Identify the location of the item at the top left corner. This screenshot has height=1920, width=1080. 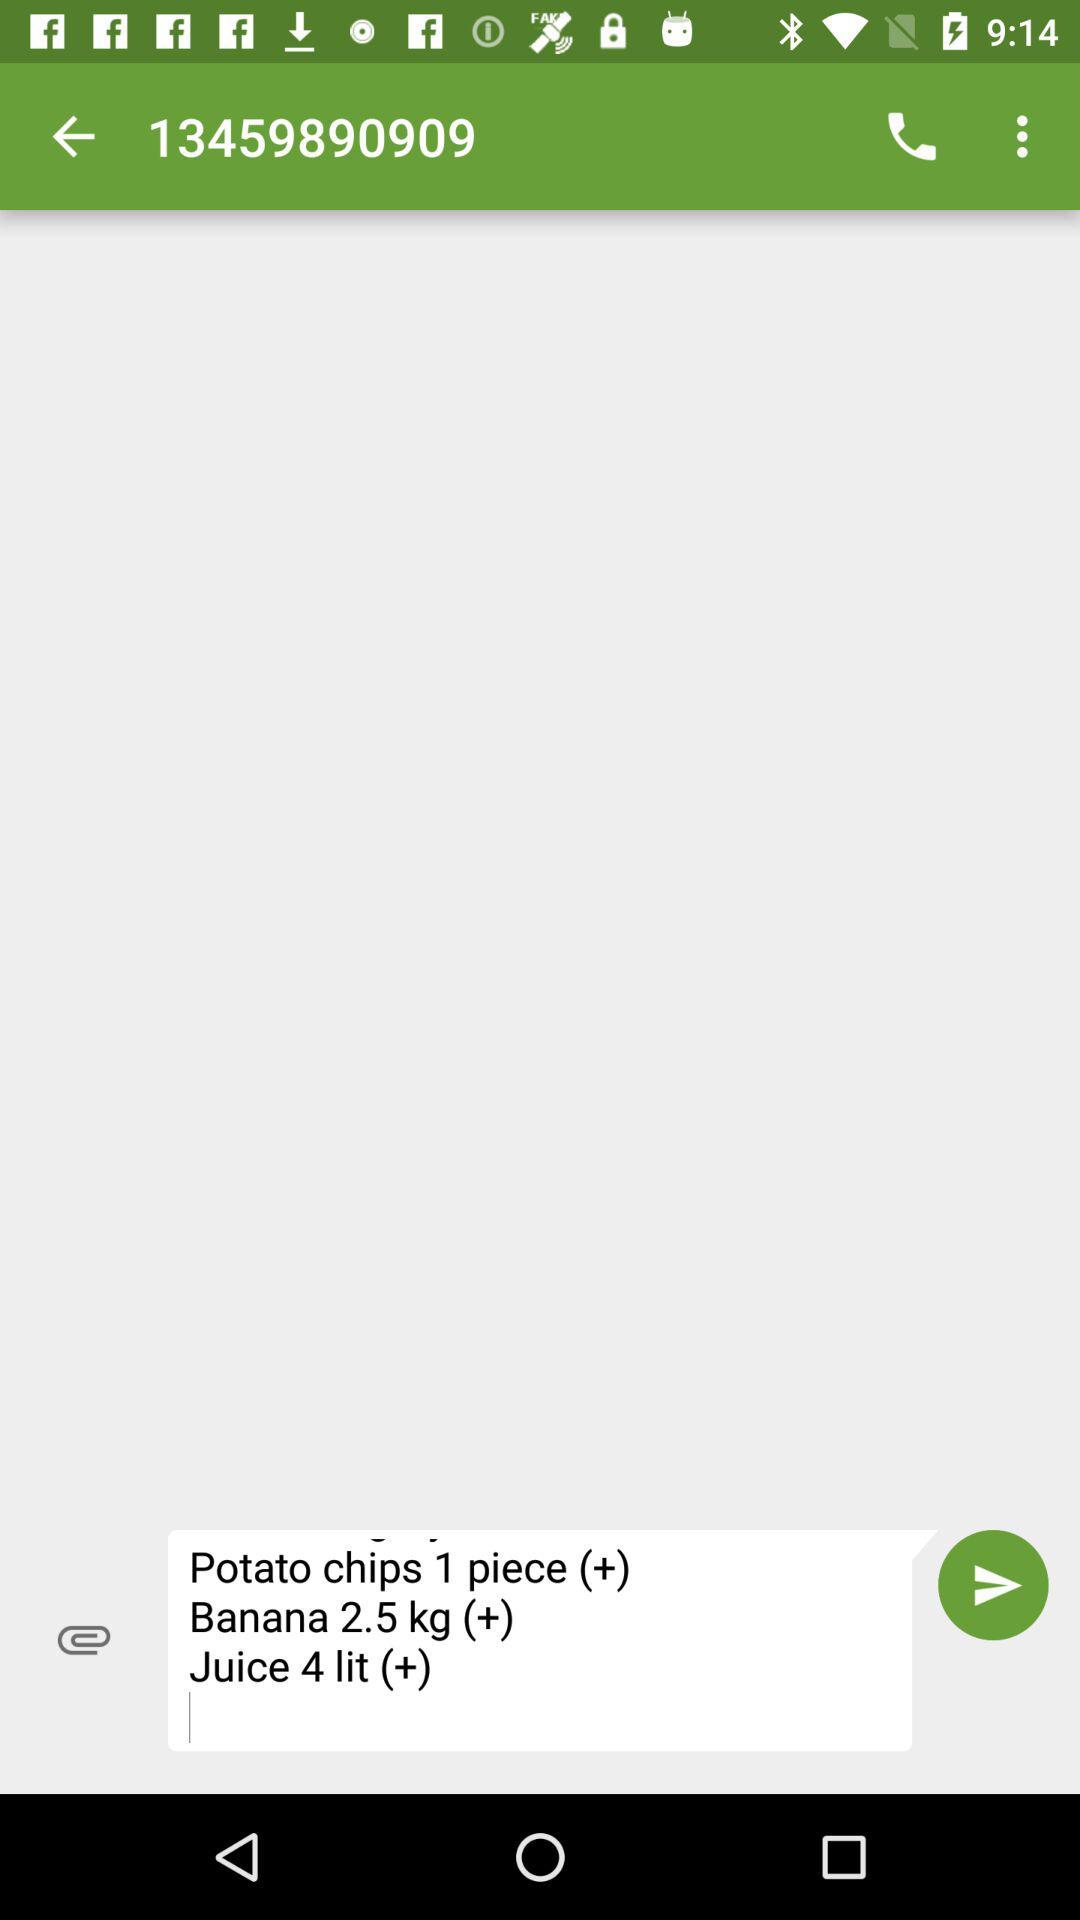
(72, 135).